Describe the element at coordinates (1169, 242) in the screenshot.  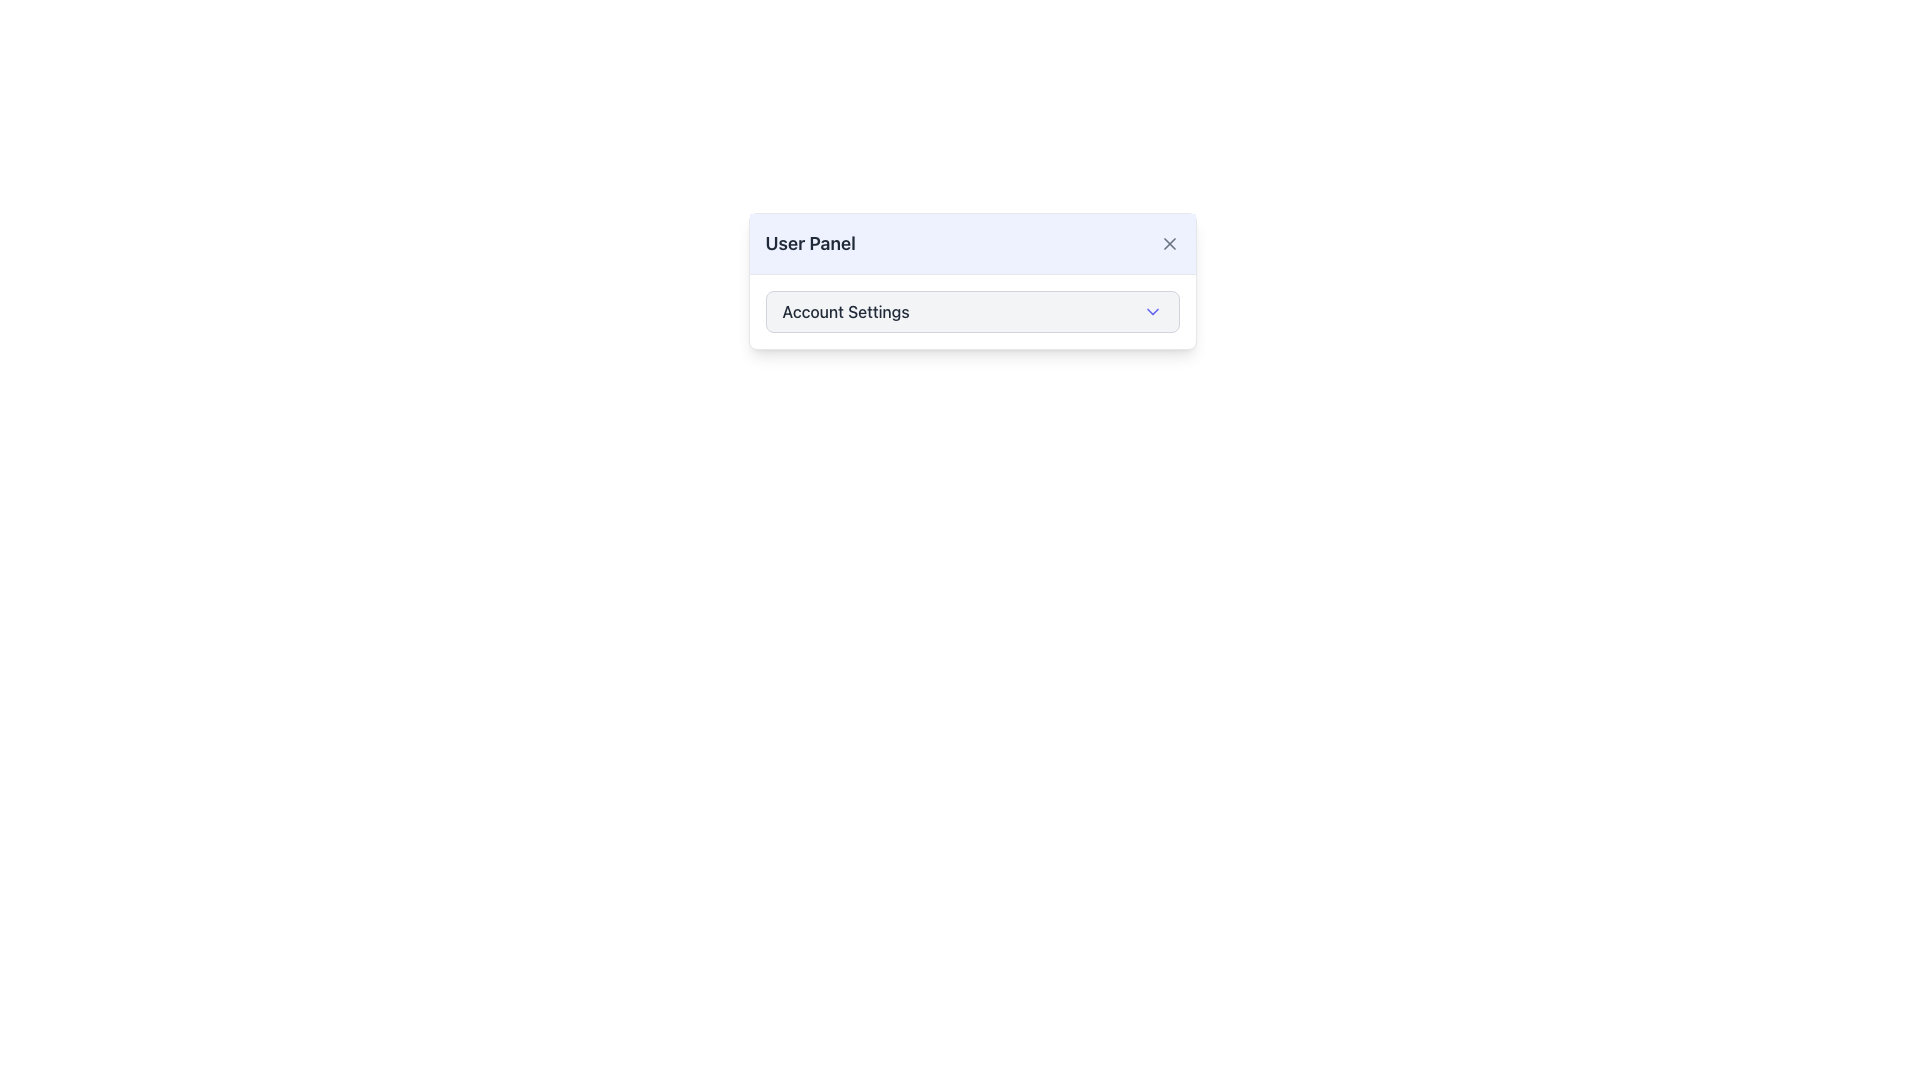
I see `the graphical 'close' icon located in the top-right corner of the 'User Panel'` at that location.